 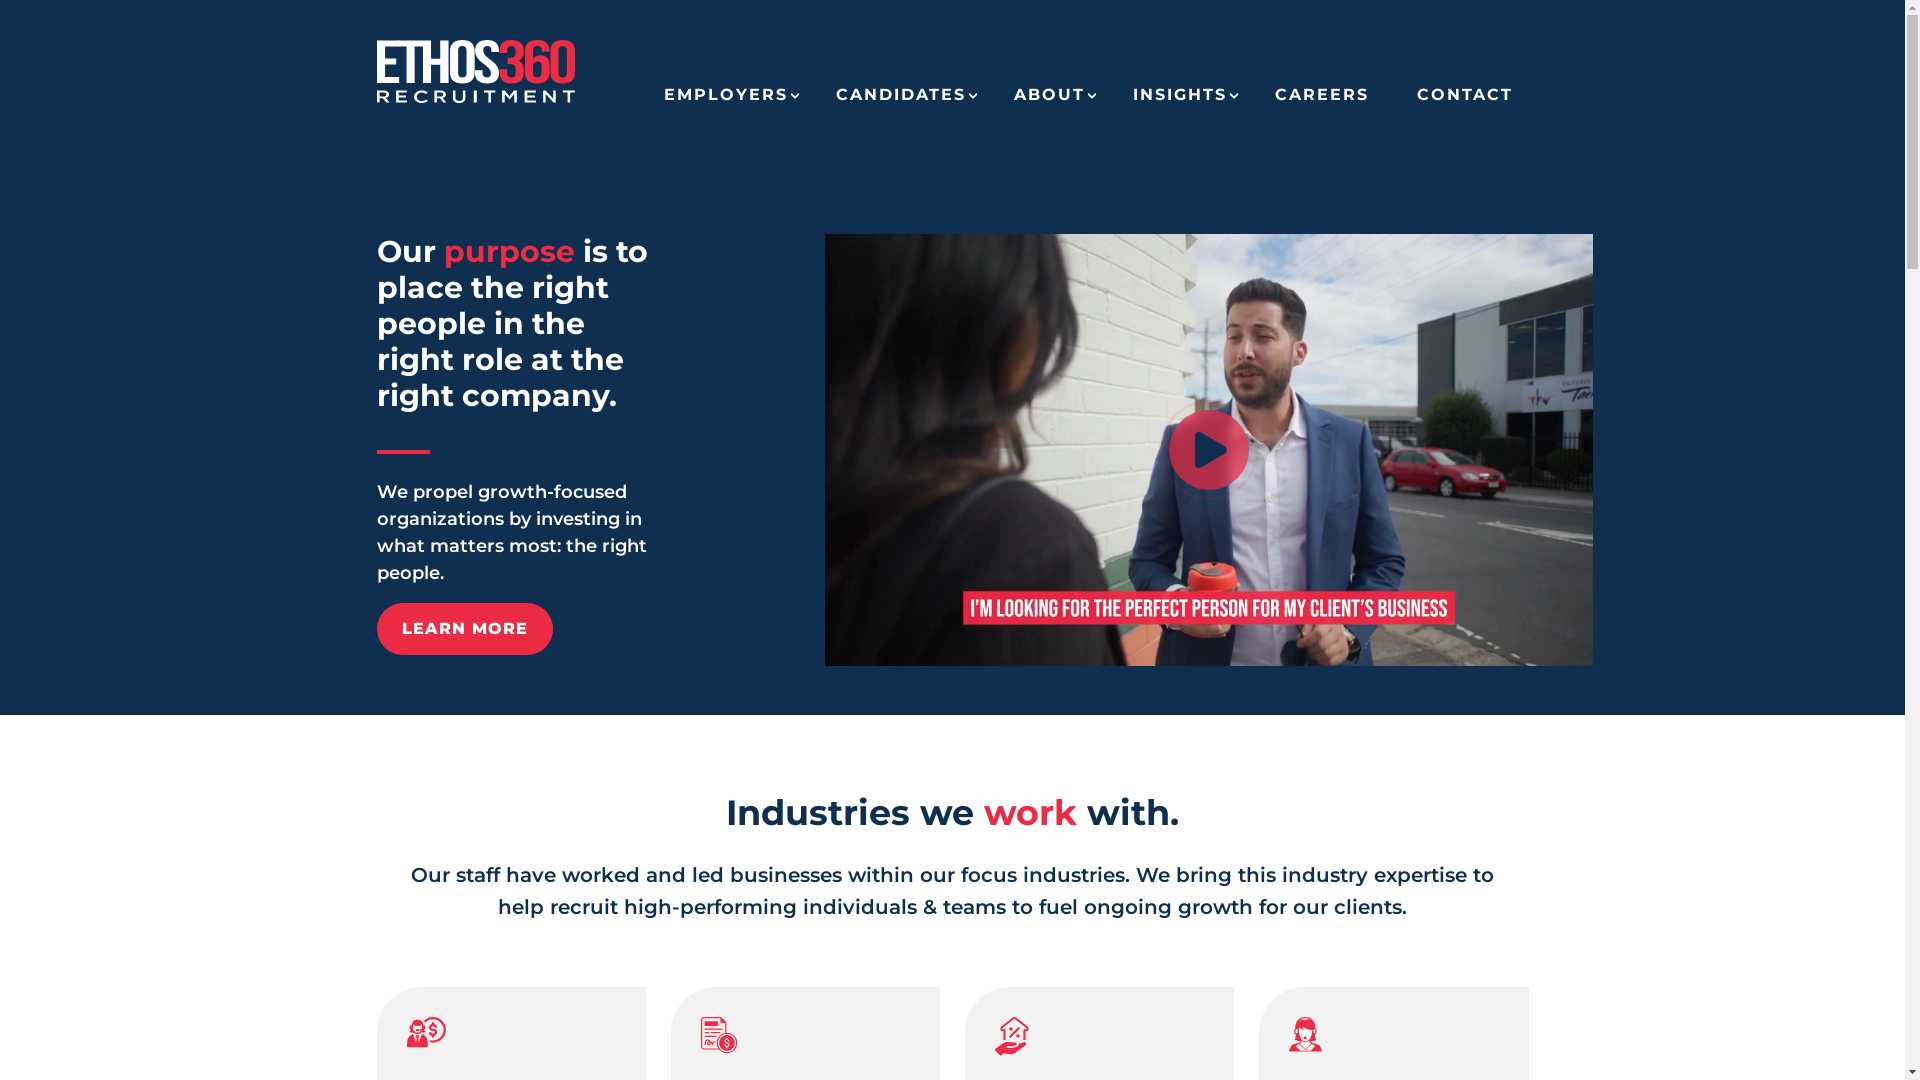 I want to click on 'ABOUT', so click(x=1048, y=102).